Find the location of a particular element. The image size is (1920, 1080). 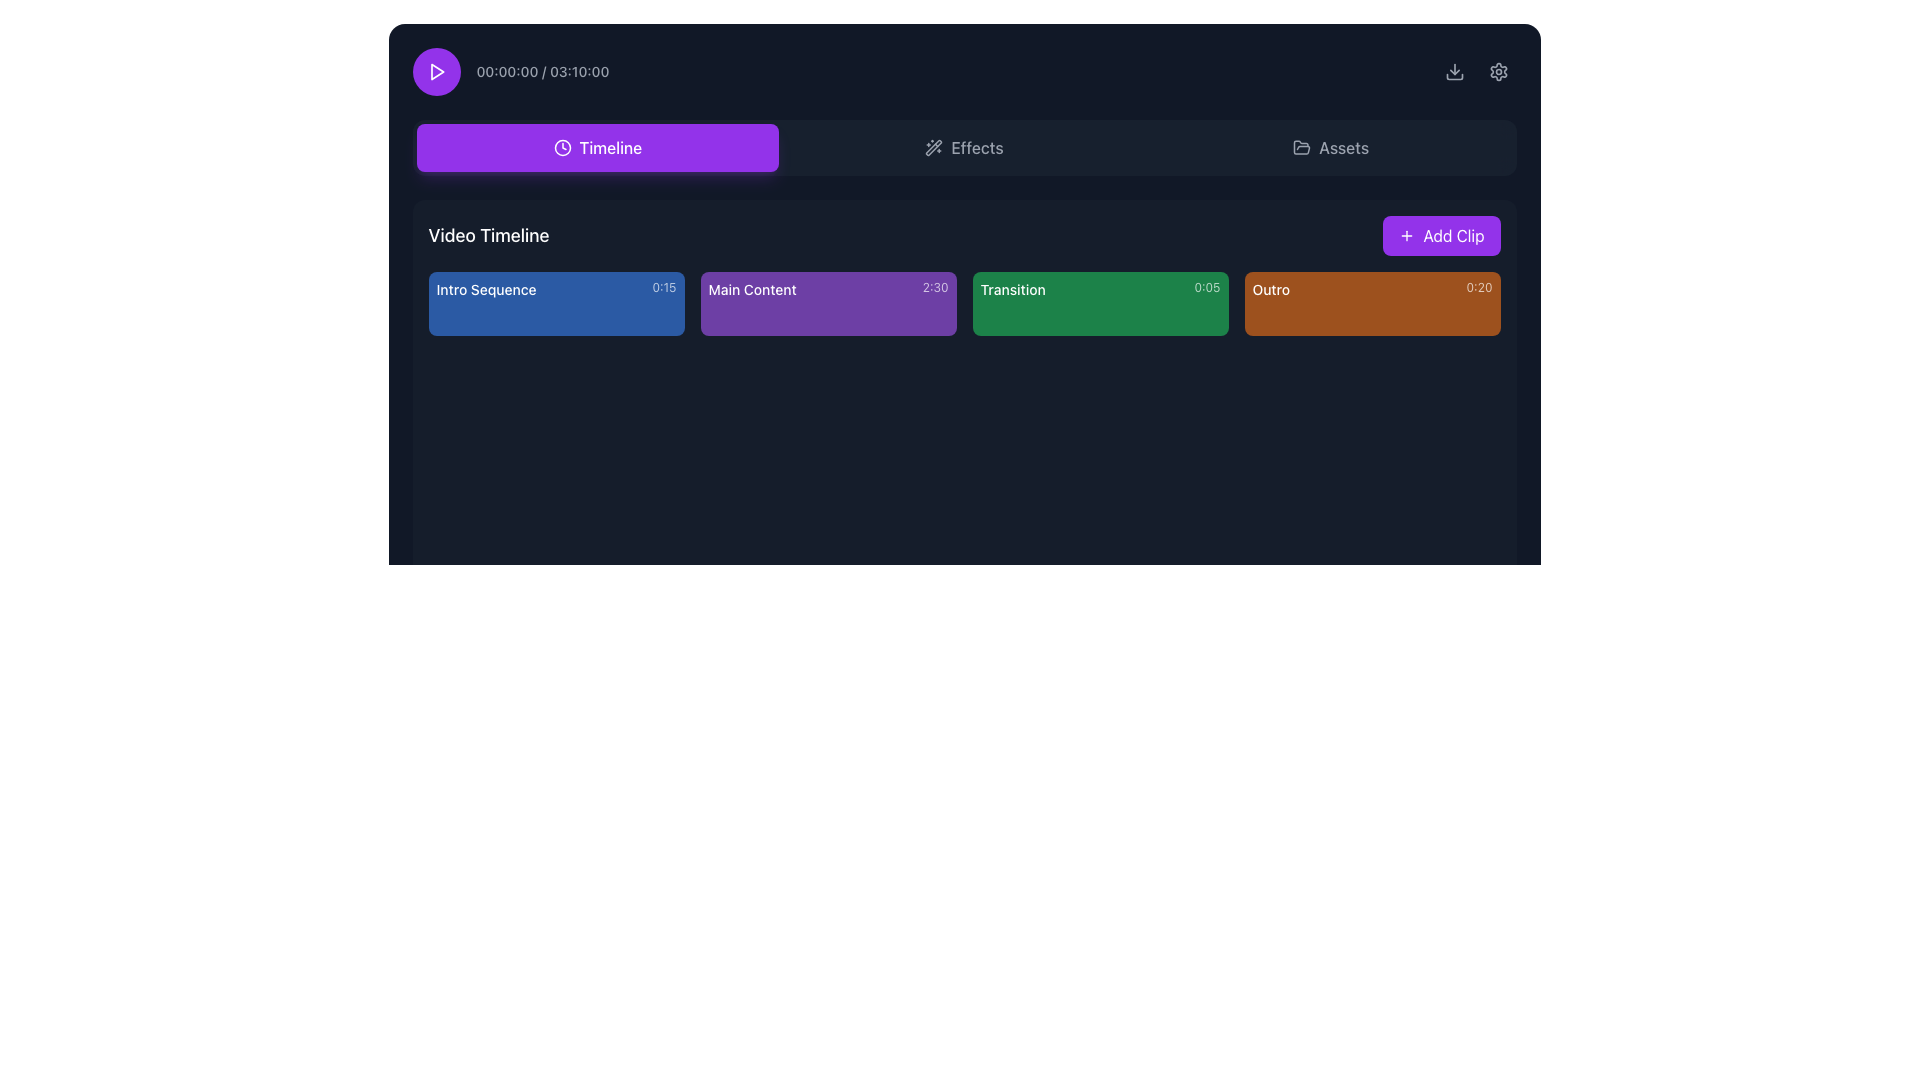

the purple plus sign icon within the 'Add Clip' button located in the top-right part of the main content area is located at coordinates (1406, 234).